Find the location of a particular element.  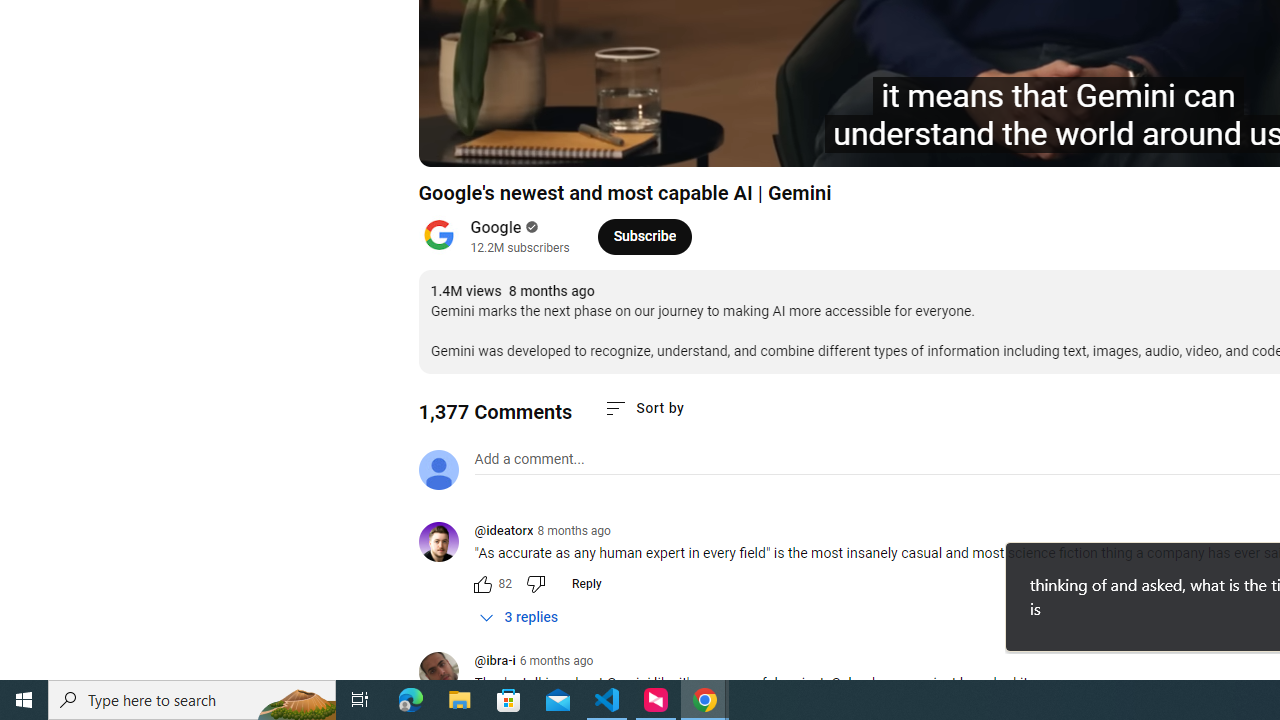

'Dislike this comment' is located at coordinates (535, 583).